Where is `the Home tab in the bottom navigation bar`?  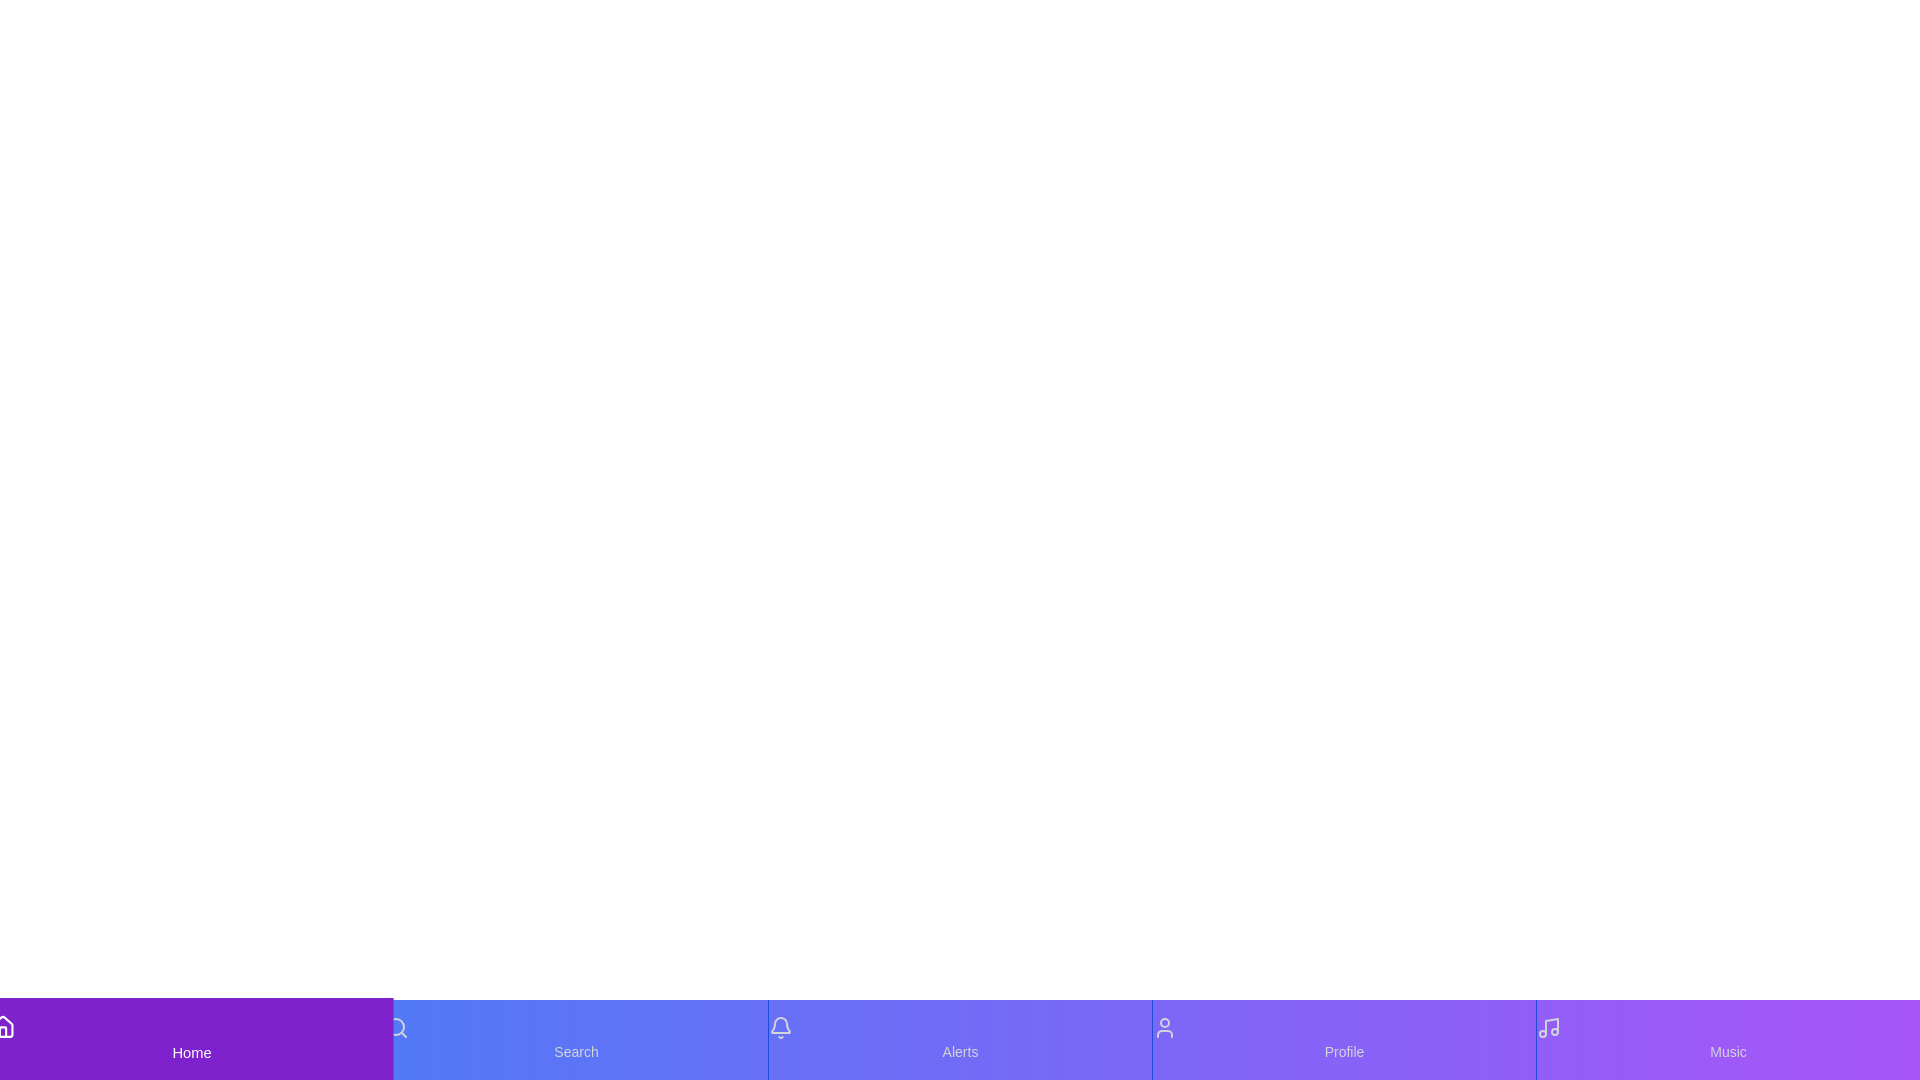
the Home tab in the bottom navigation bar is located at coordinates (192, 1039).